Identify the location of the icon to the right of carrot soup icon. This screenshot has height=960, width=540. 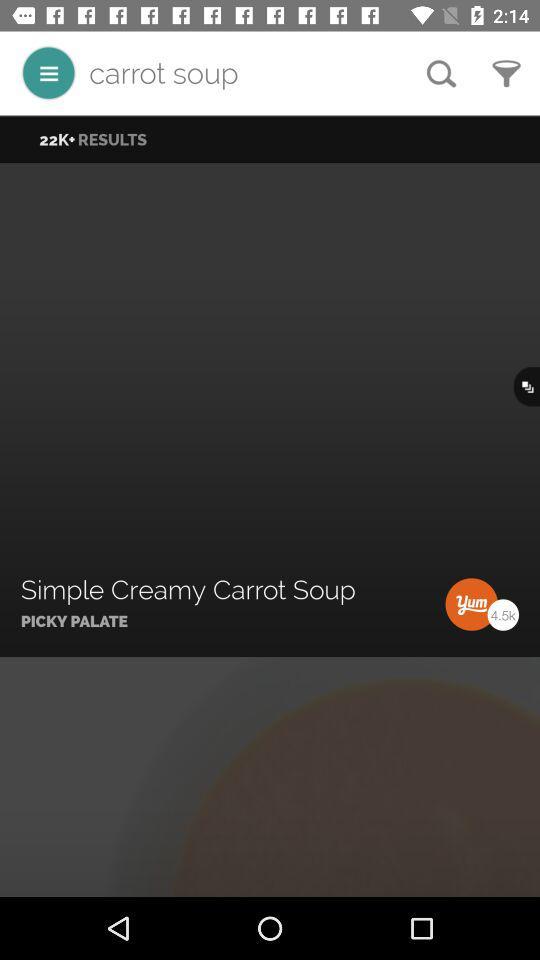
(441, 73).